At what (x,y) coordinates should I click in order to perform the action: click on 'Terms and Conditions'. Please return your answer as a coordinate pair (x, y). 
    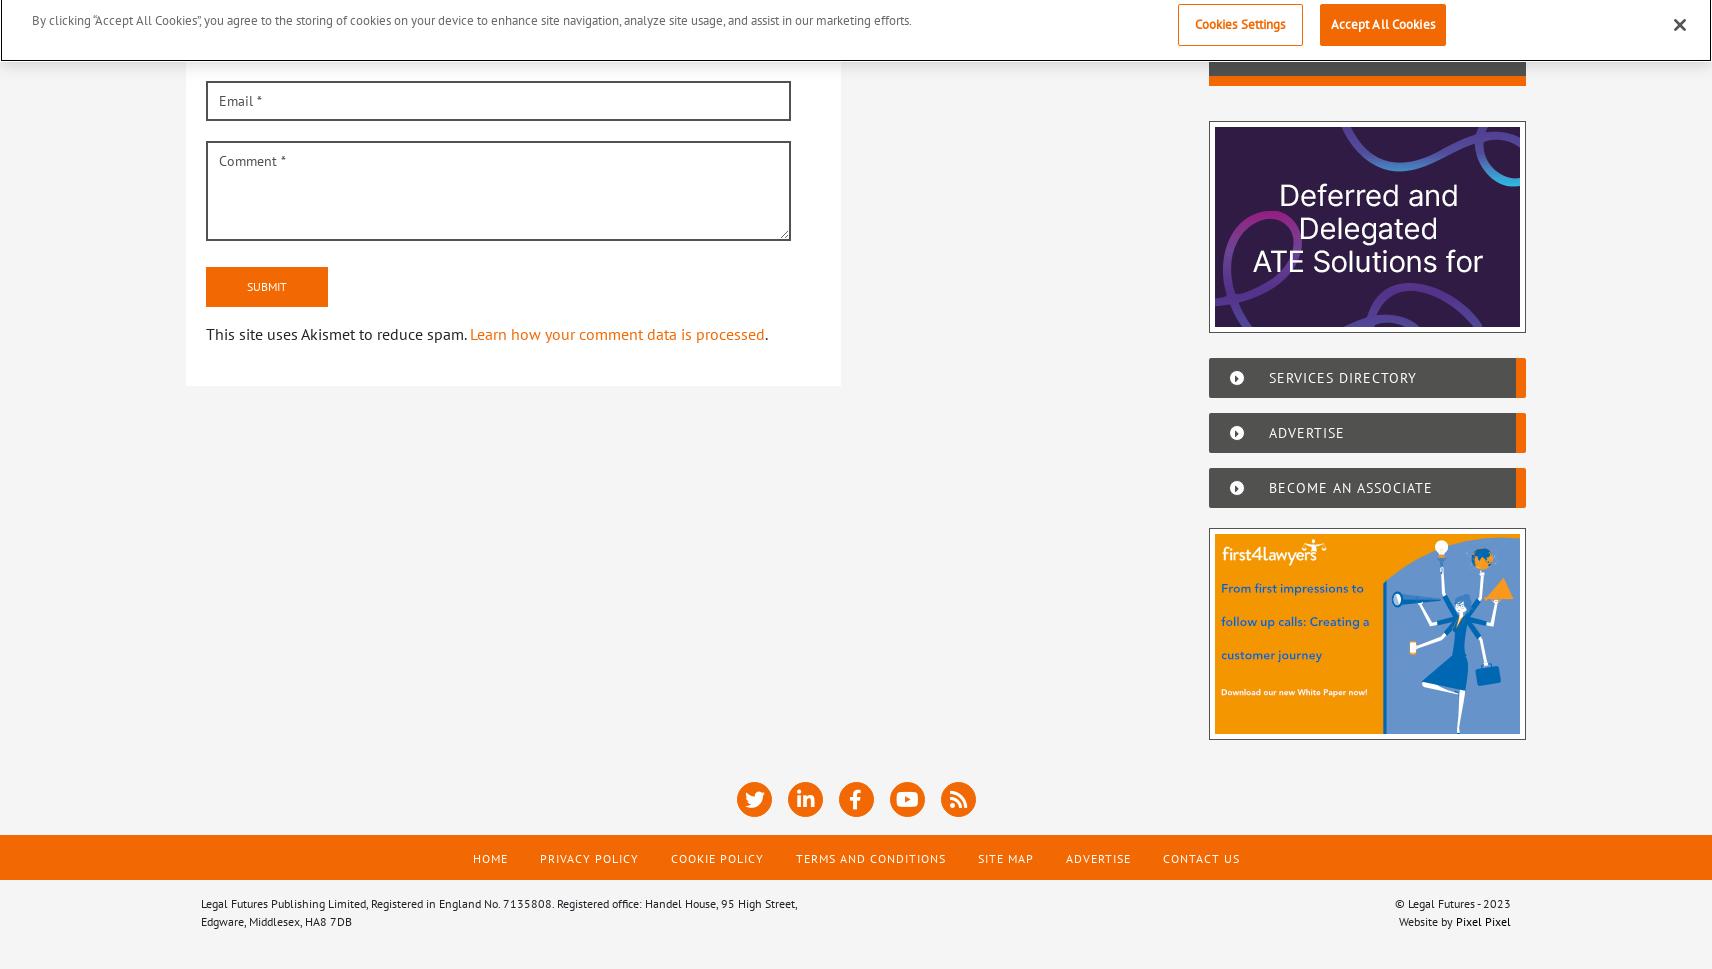
    Looking at the image, I should click on (795, 856).